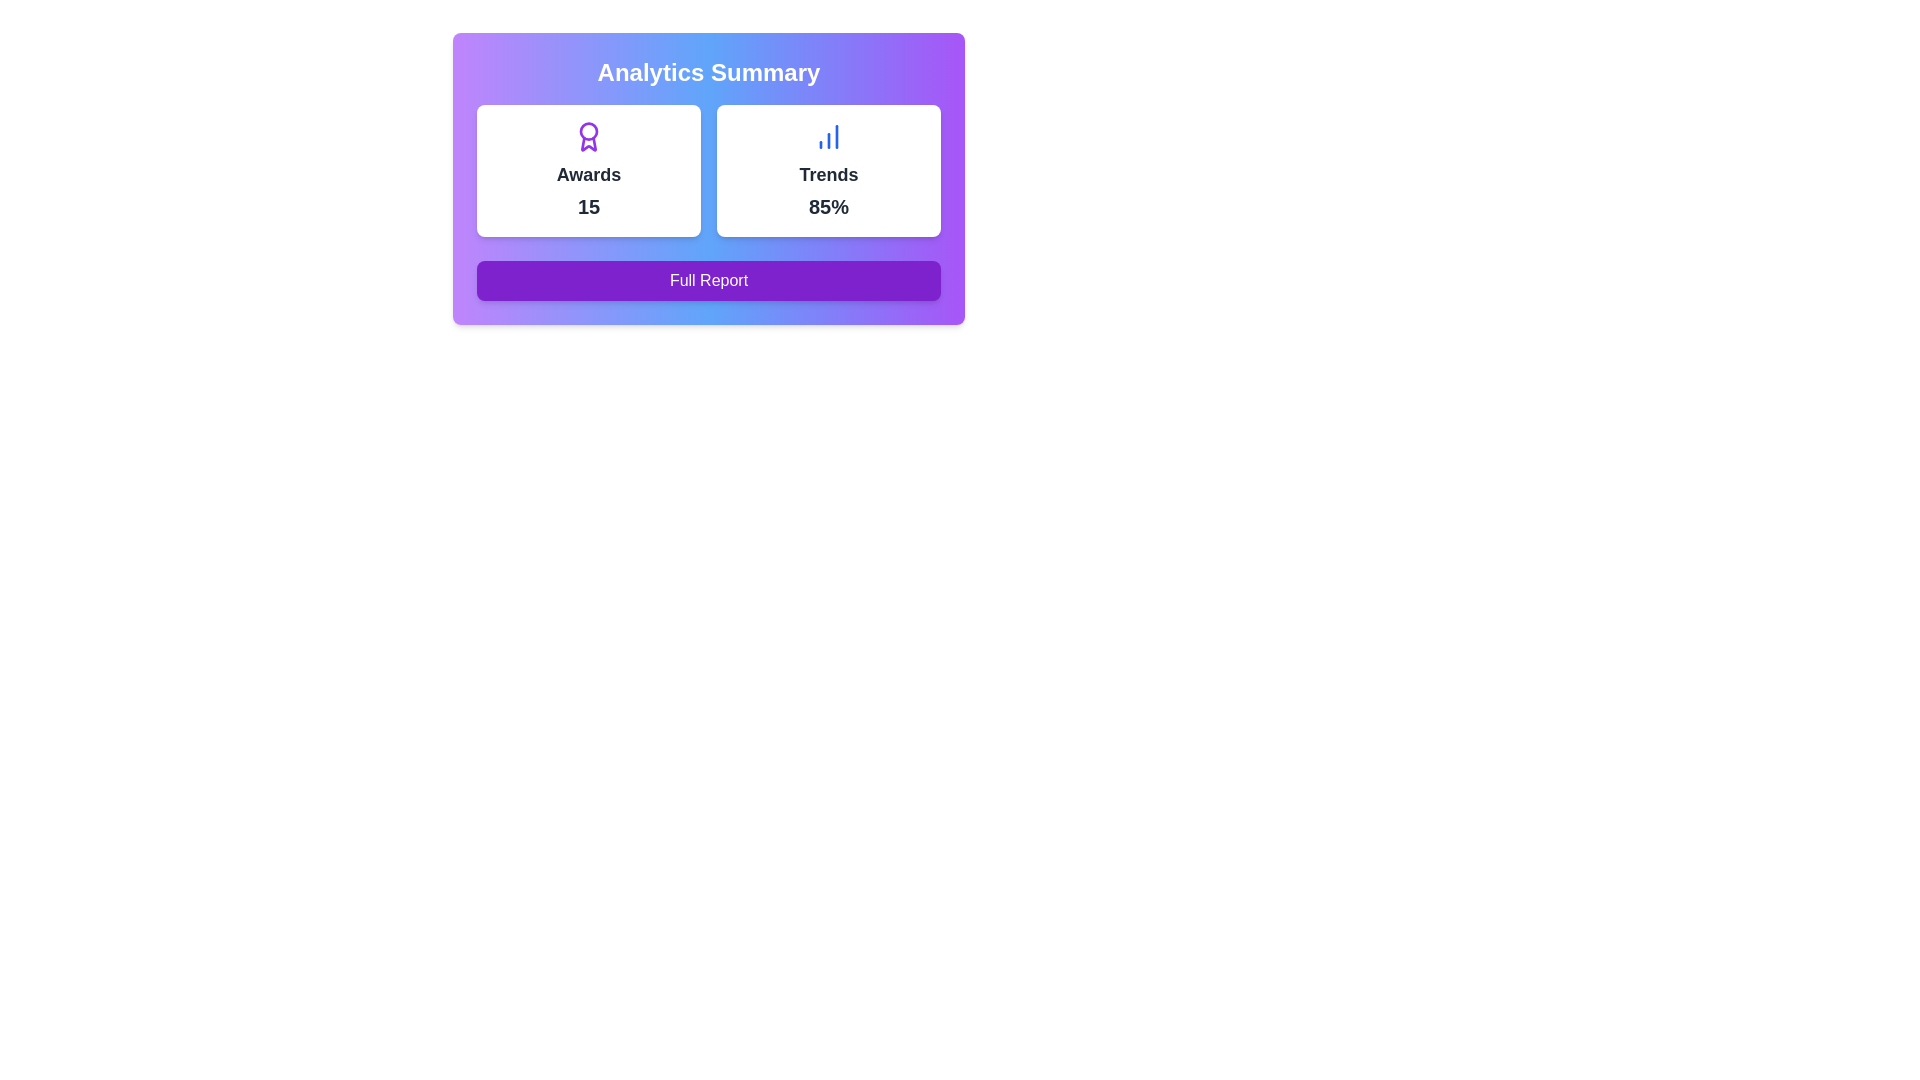  What do you see at coordinates (829, 136) in the screenshot?
I see `the column chart icon representing data trends, located in the 'Trends' box above the '85%' text within the 'Analytics Summary' card` at bounding box center [829, 136].